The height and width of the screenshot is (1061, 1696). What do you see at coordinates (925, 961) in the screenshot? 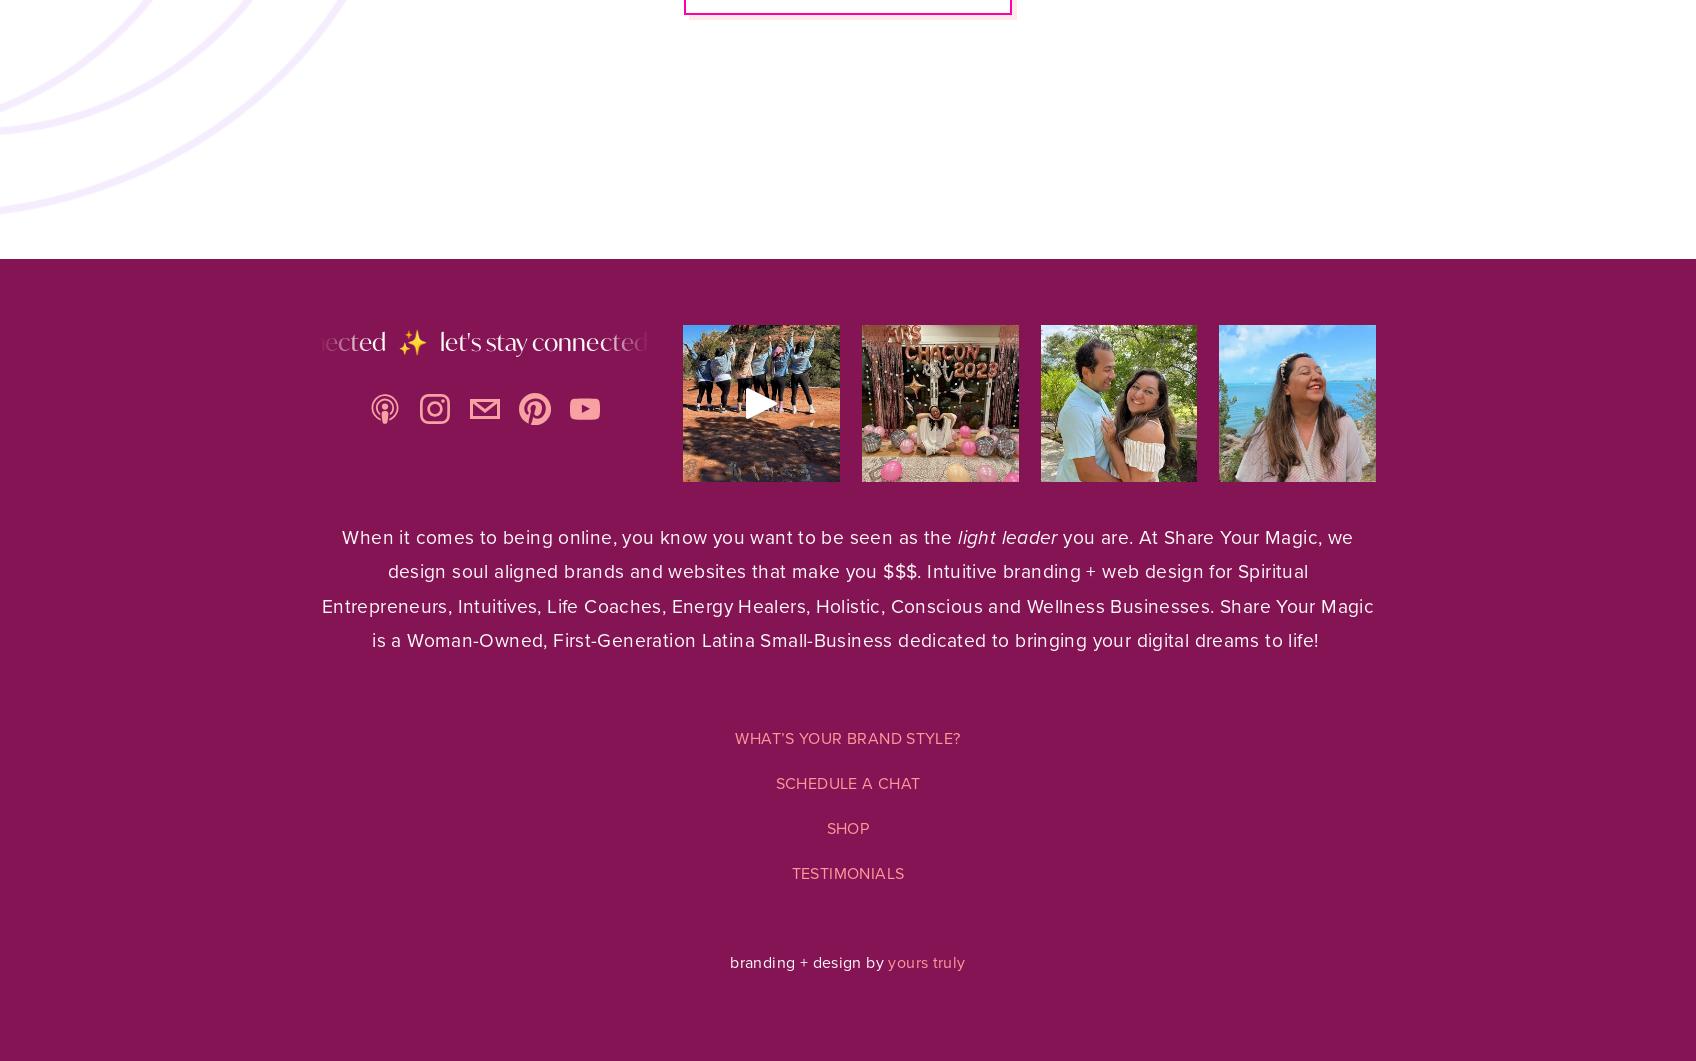
I see `'yours truly'` at bounding box center [925, 961].